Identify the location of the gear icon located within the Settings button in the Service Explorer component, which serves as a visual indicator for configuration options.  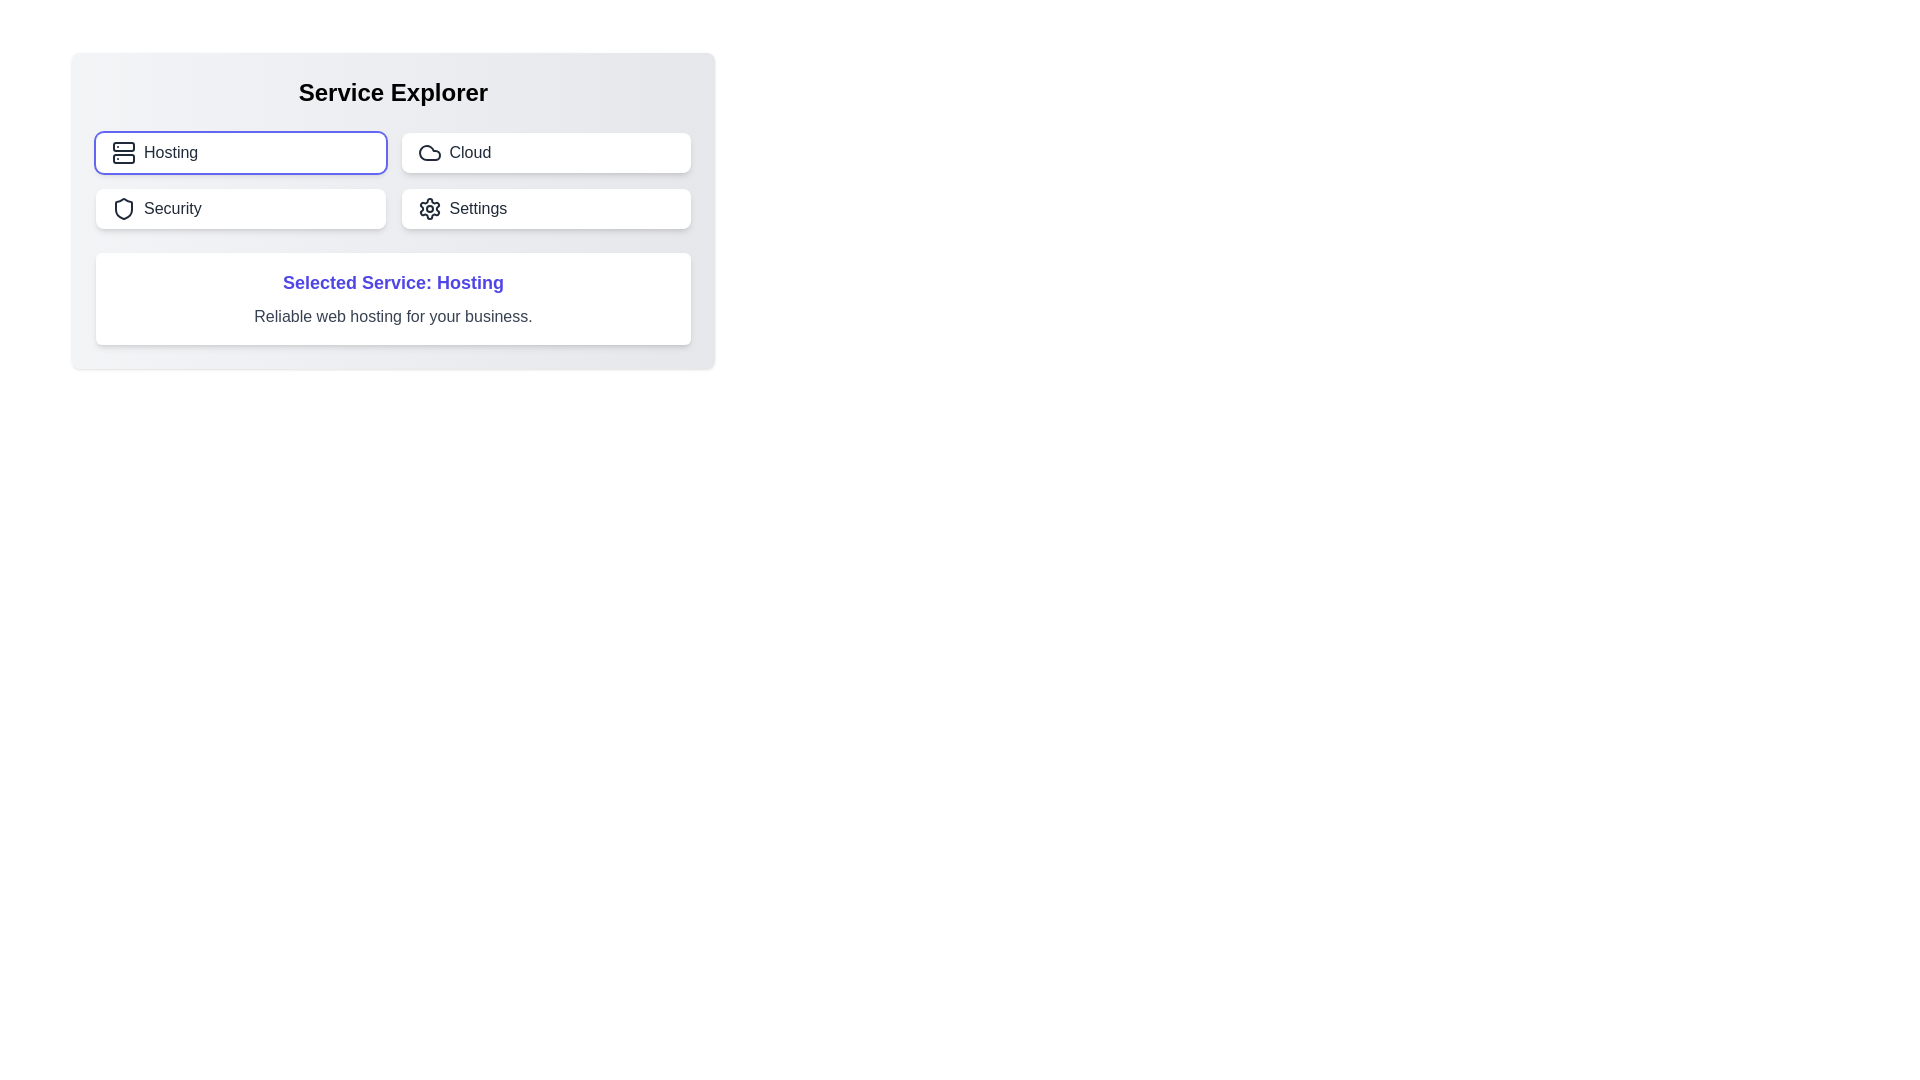
(428, 208).